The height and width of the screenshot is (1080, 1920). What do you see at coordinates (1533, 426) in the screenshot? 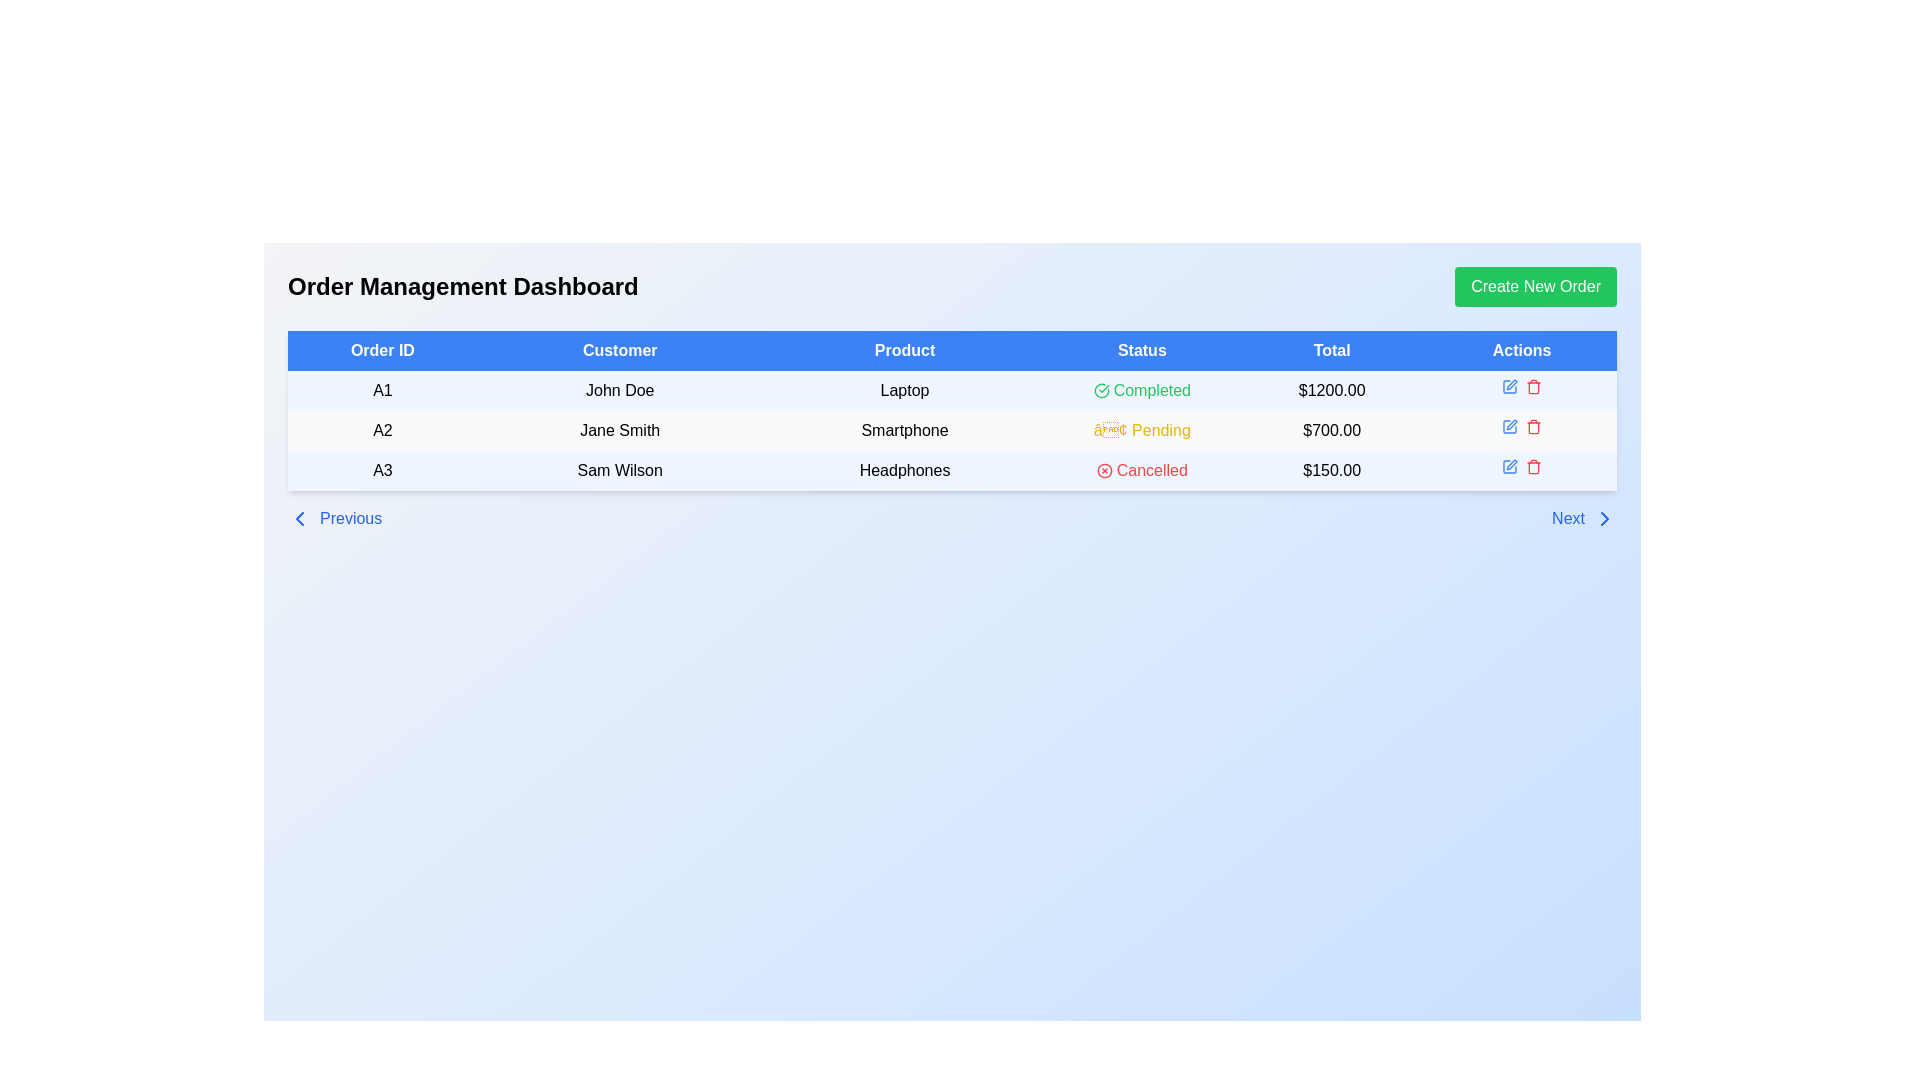
I see `the delete icon button located at the rightmost position in the 'Actions' column of the second row of the table` at bounding box center [1533, 426].